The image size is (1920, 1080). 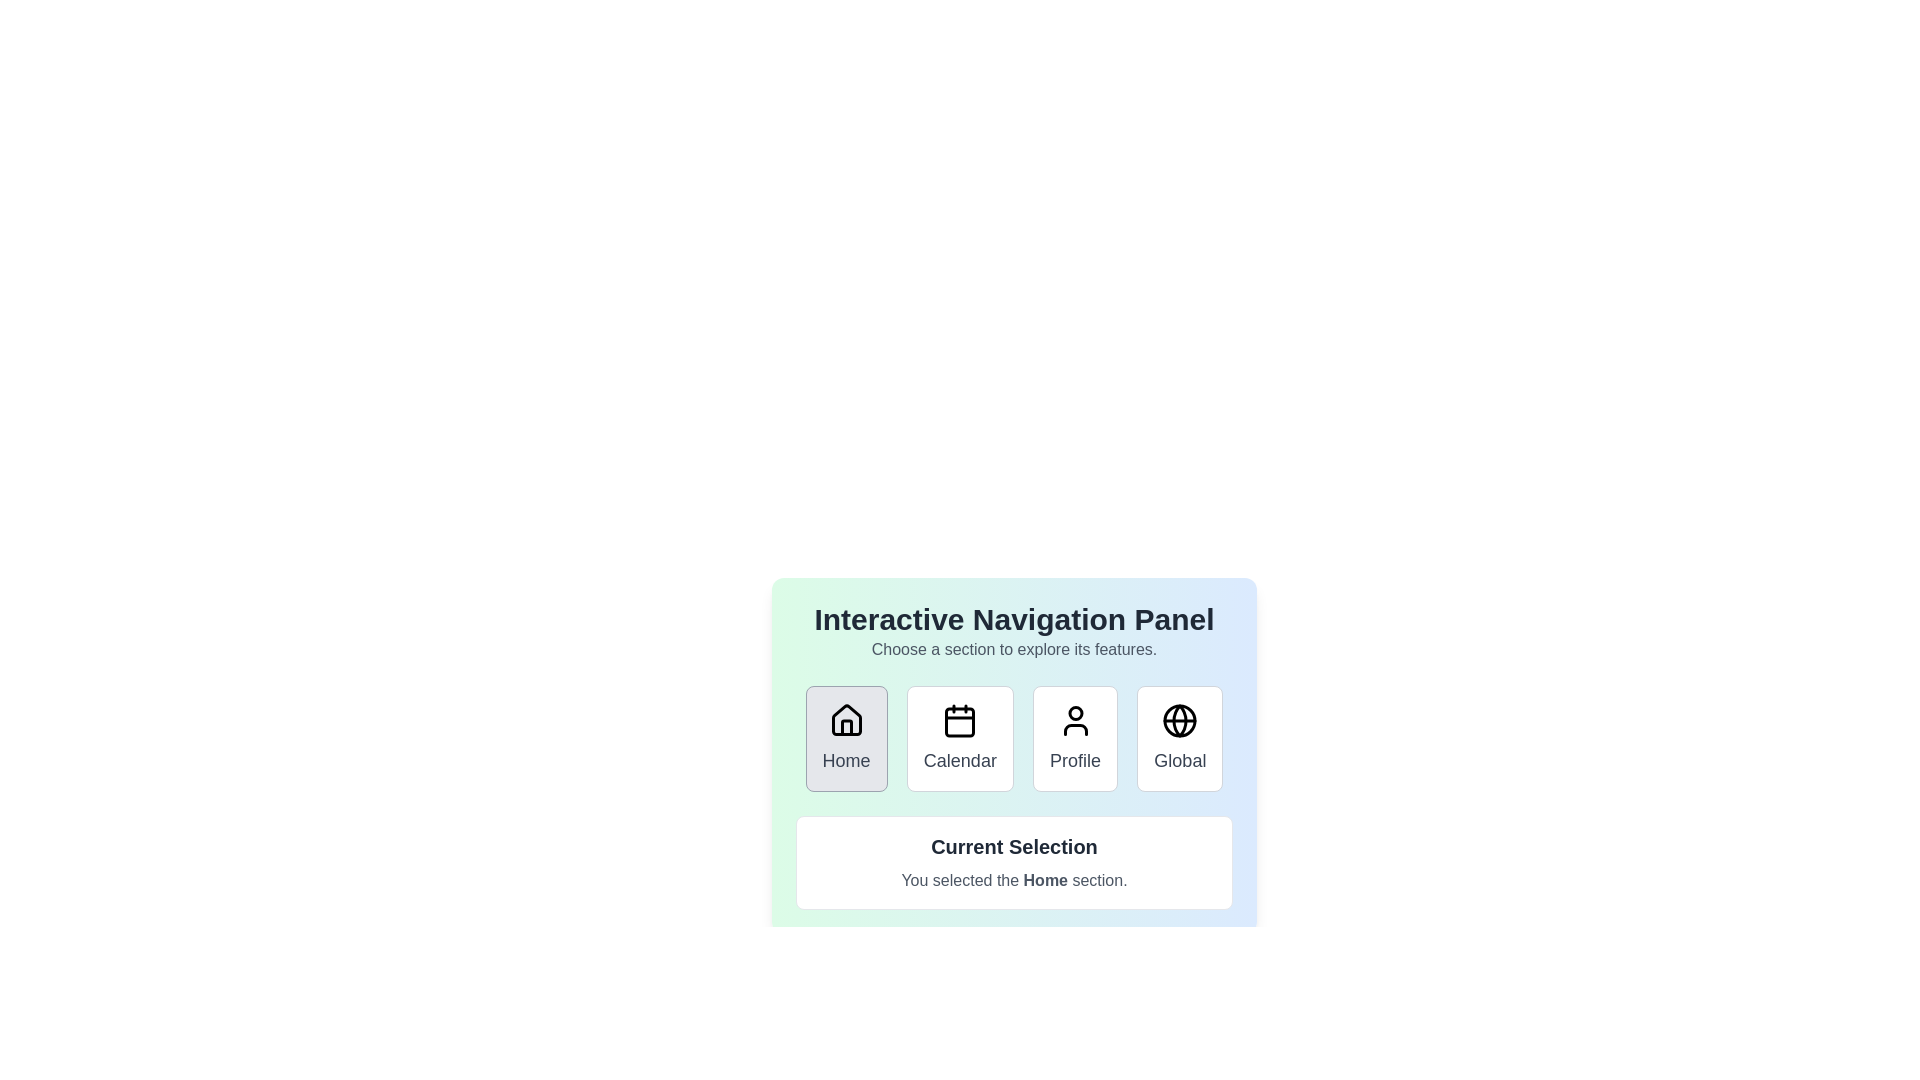 I want to click on the Label containing the title 'Interactive Navigation Panel' and subtitle 'Choose a section, so click(x=1014, y=632).